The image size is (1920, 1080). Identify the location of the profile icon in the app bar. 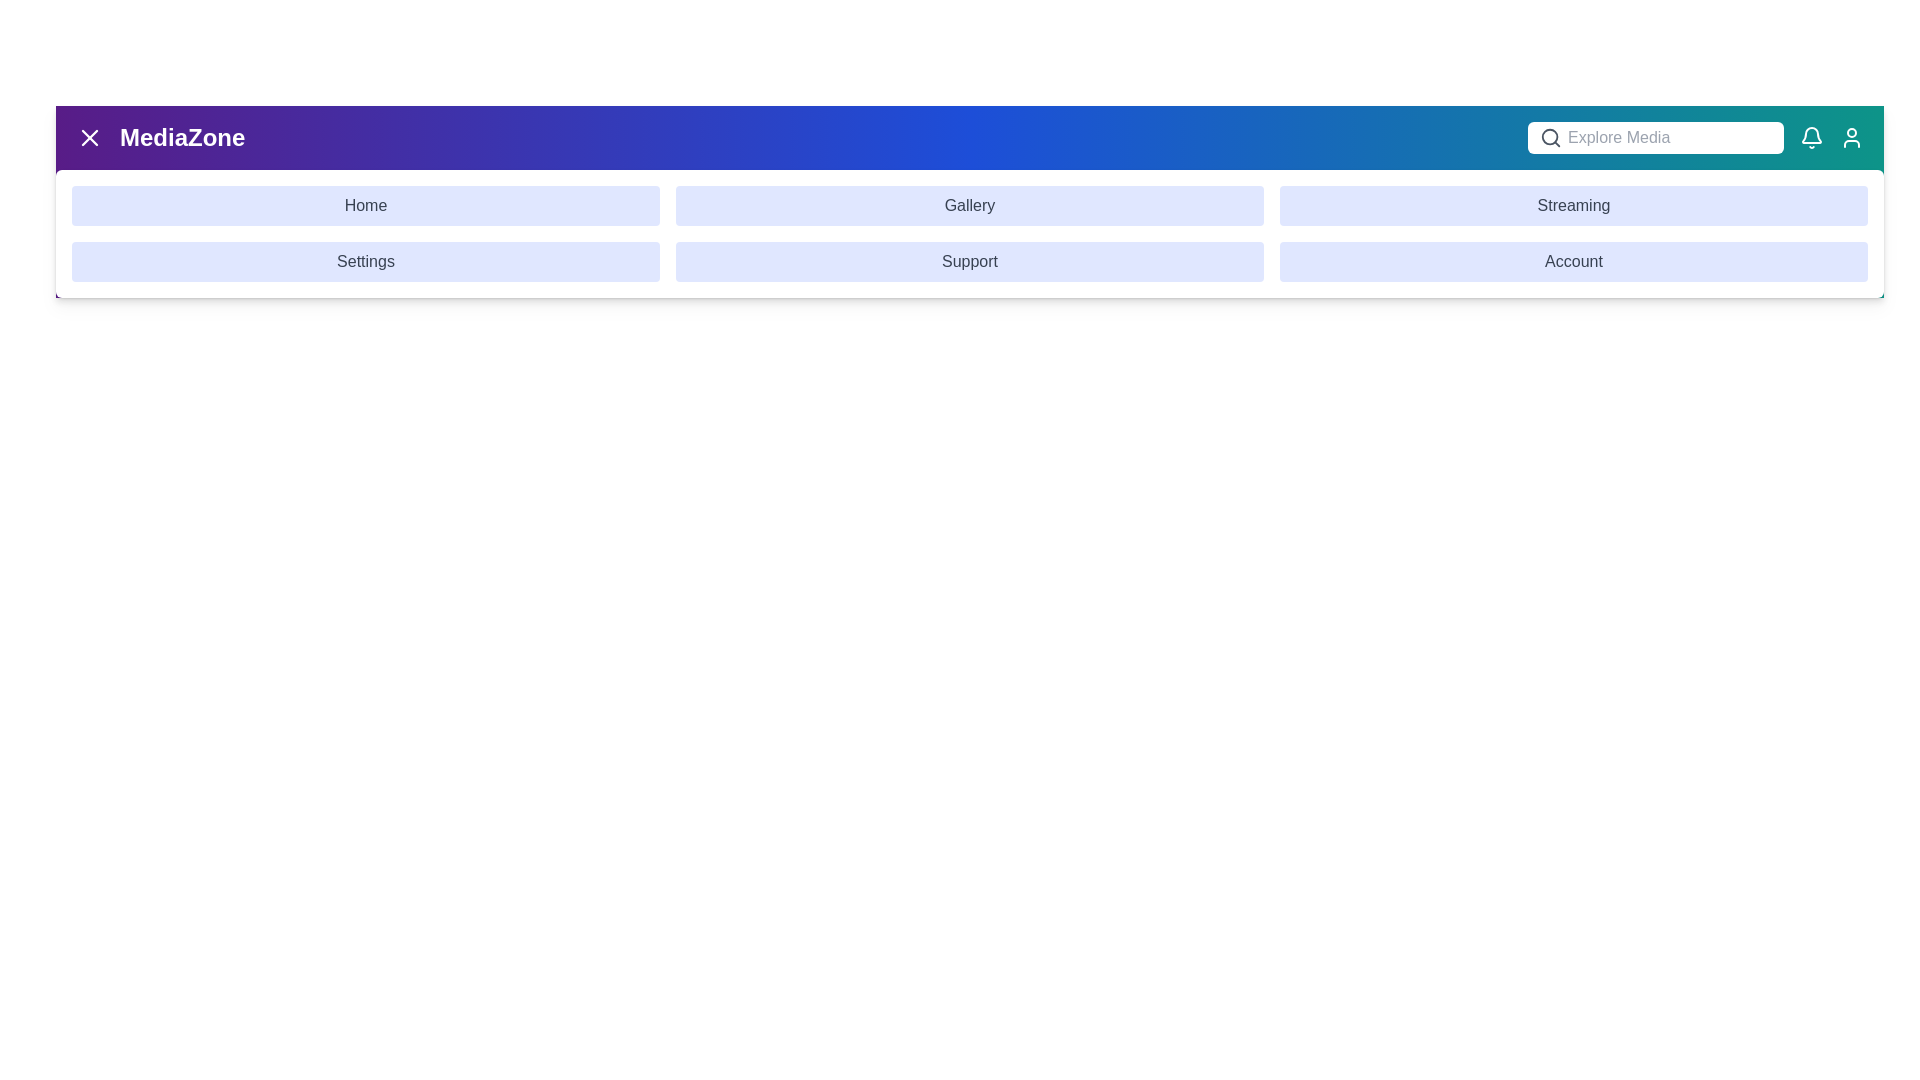
(1851, 137).